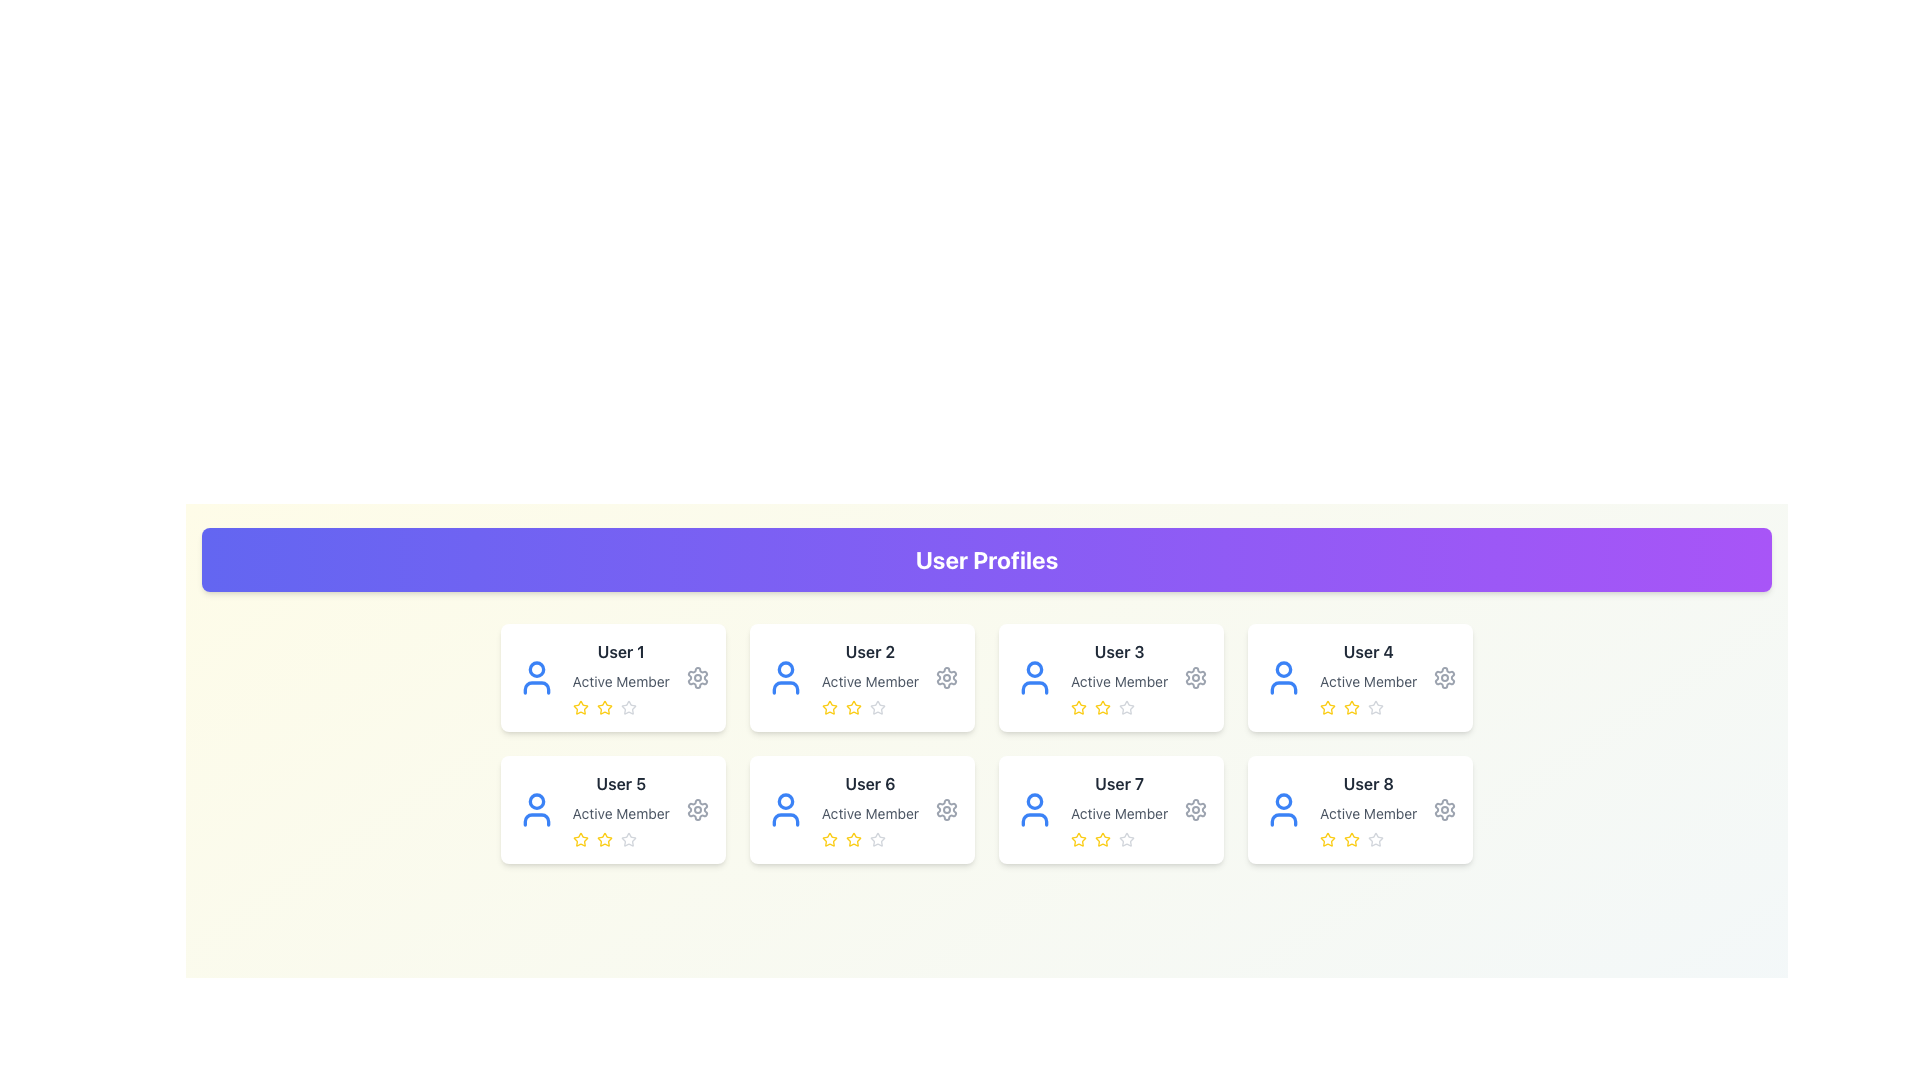  I want to click on the user profile card displaying information about 'User 6', located in the second row and second column of the grid layout, so click(862, 810).